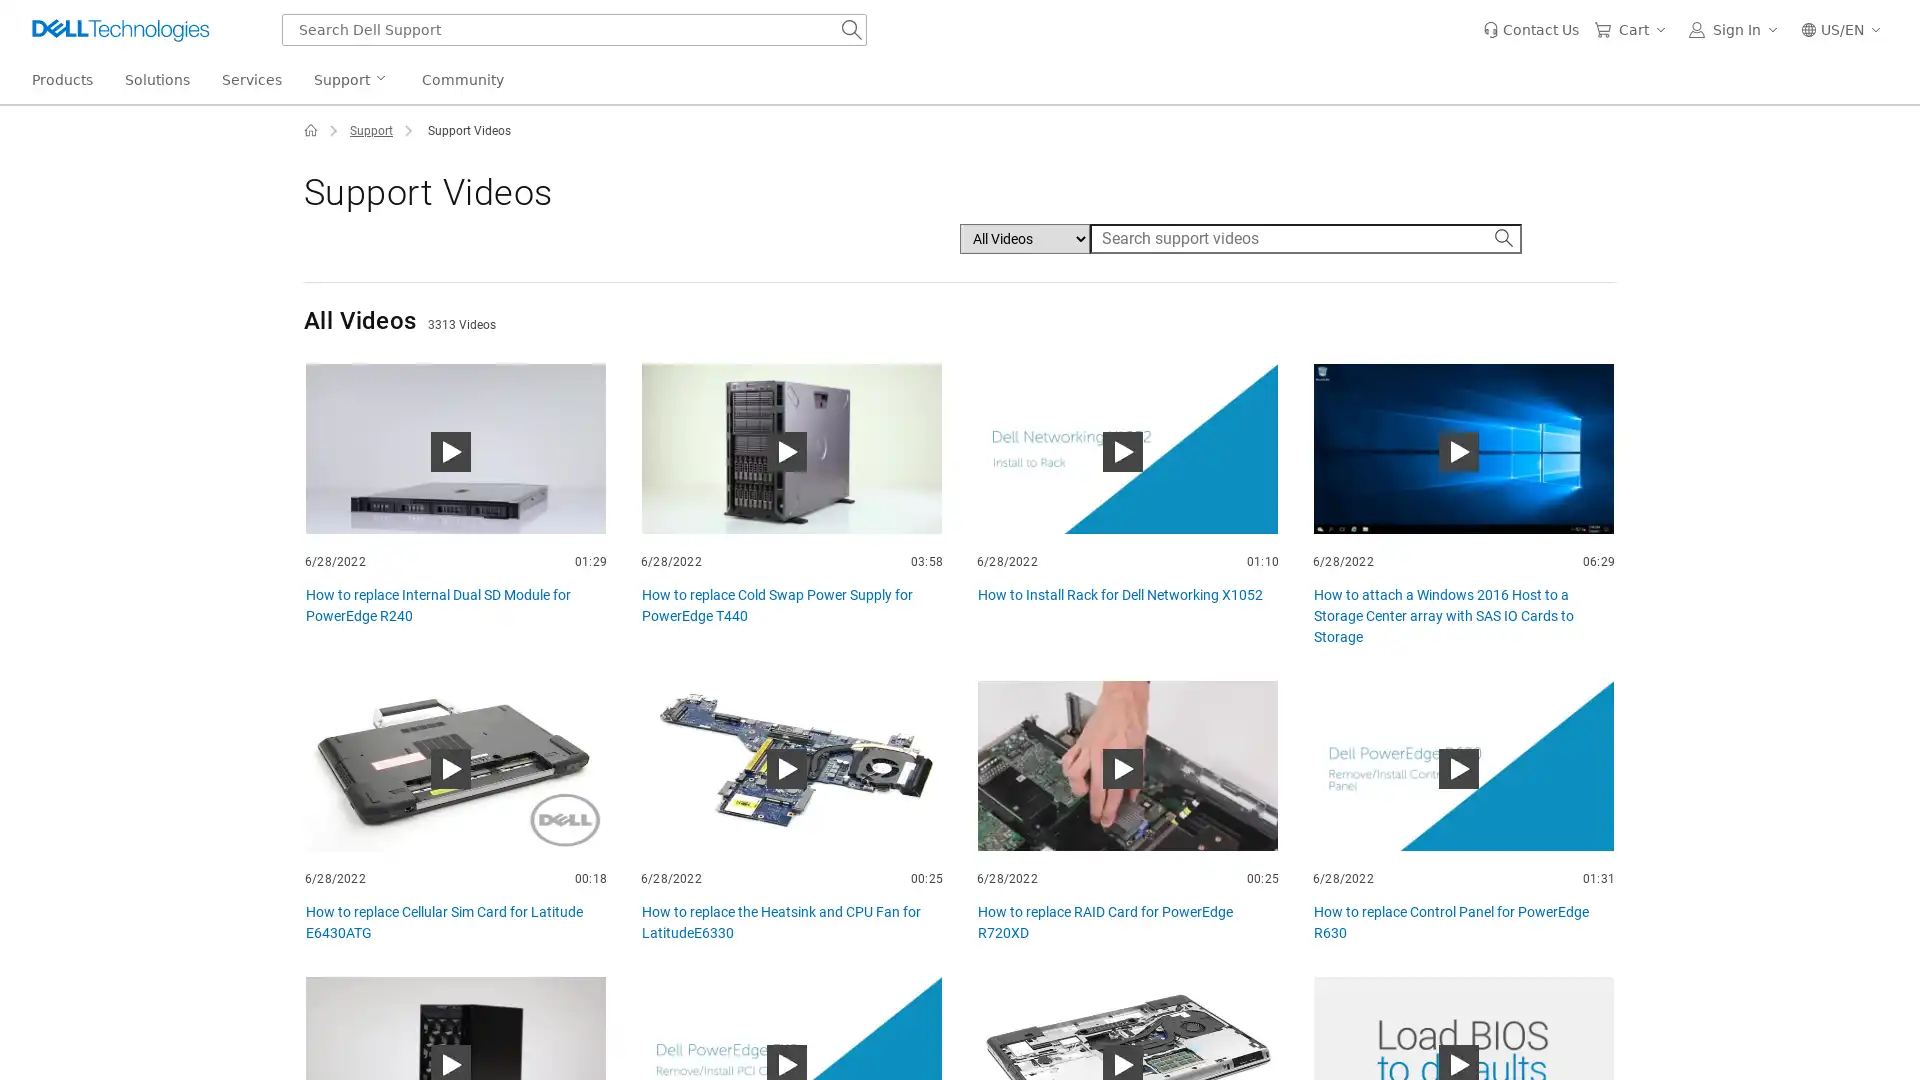 The width and height of the screenshot is (1920, 1080). Describe the element at coordinates (455, 765) in the screenshot. I see `How to replace Cellular Sim Card for Latitude E6430ATG Play` at that location.